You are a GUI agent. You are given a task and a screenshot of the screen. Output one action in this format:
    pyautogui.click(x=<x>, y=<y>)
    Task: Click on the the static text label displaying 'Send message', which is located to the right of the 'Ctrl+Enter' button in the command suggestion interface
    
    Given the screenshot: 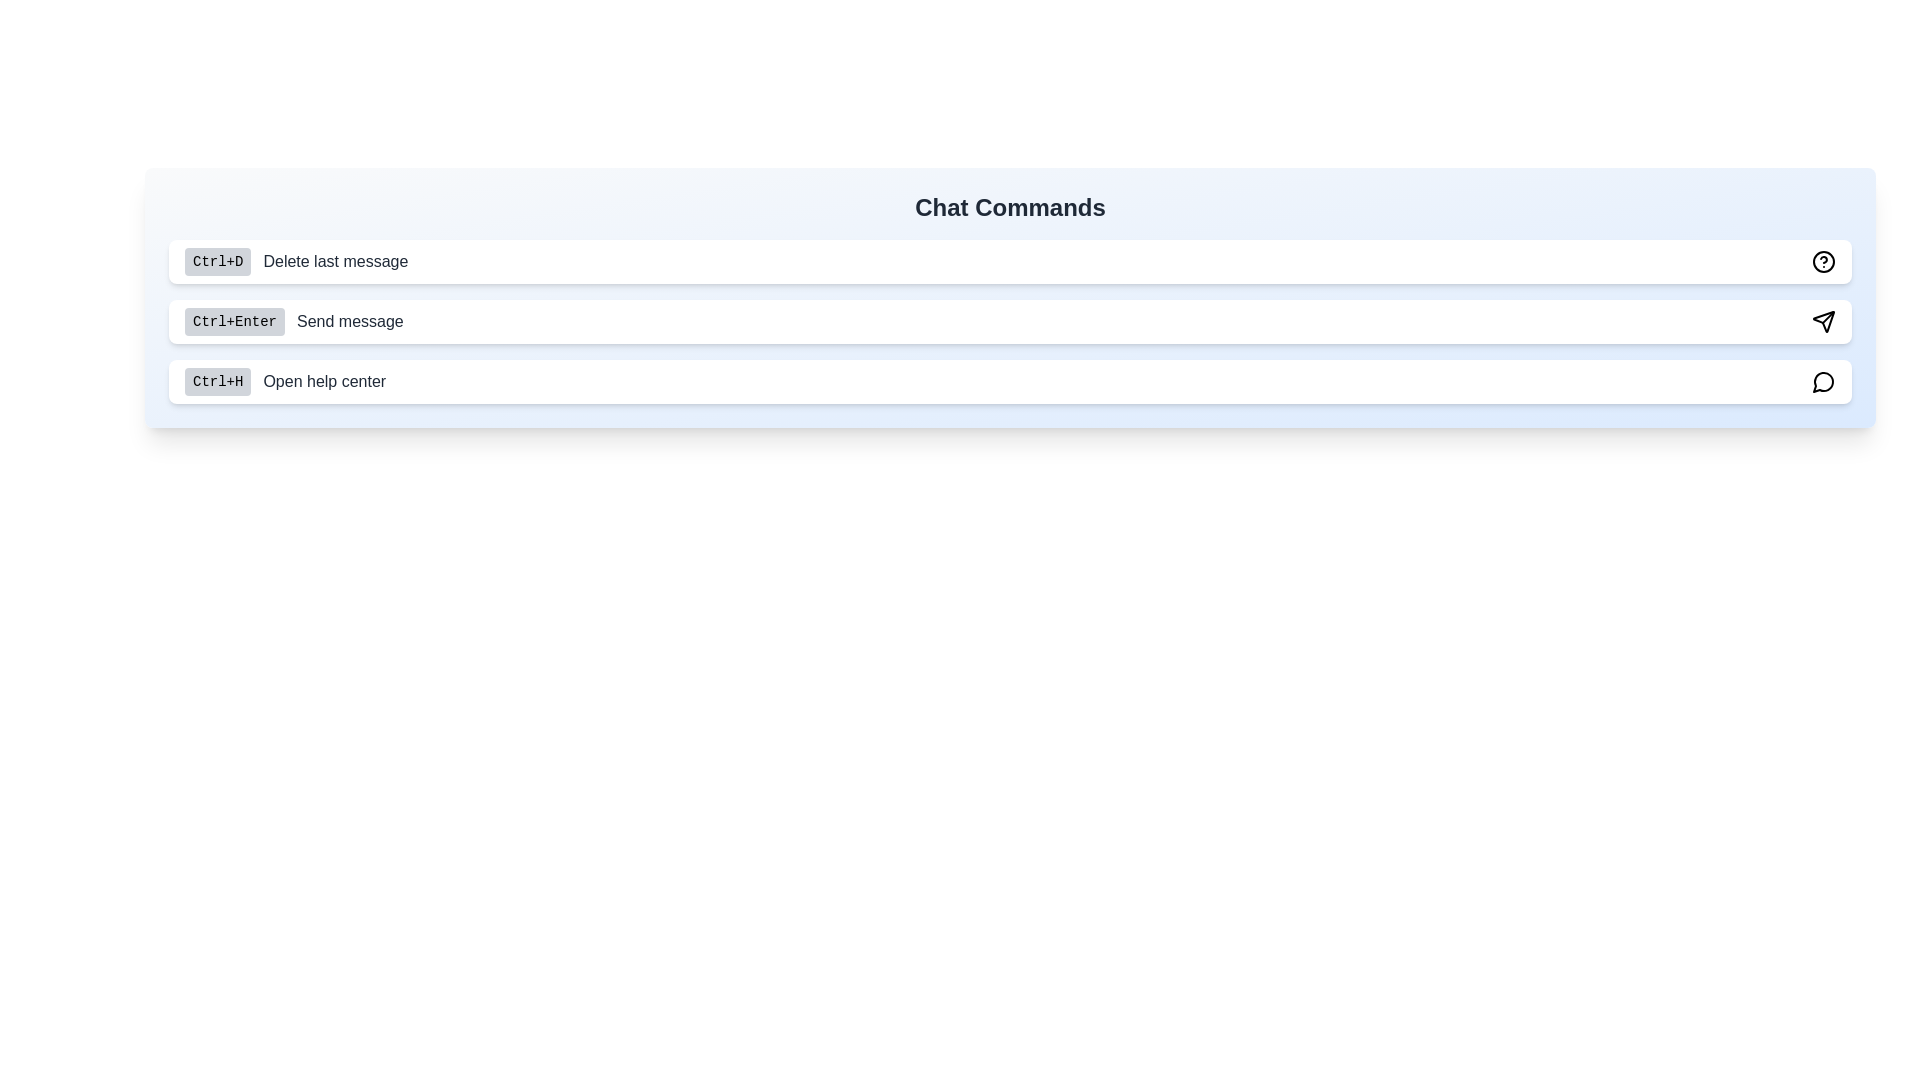 What is the action you would take?
    pyautogui.click(x=350, y=320)
    